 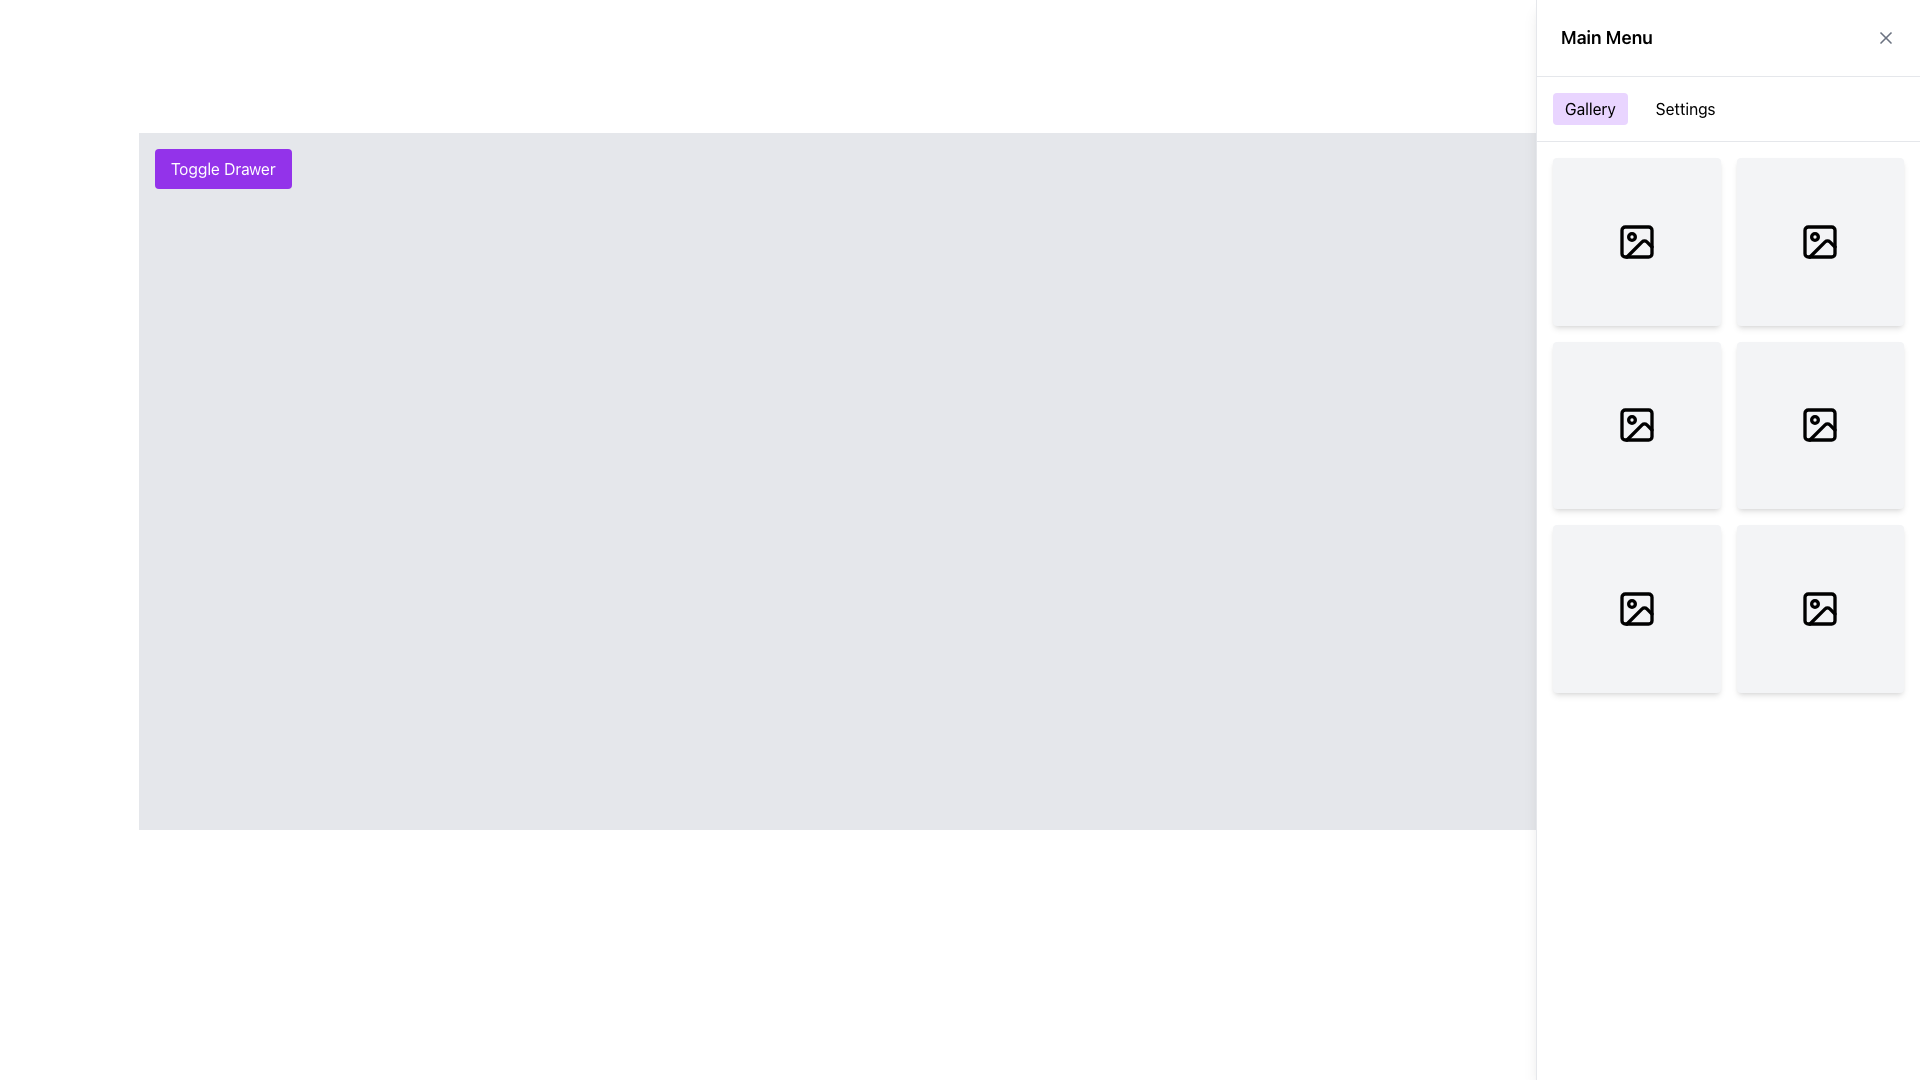 What do you see at coordinates (1589, 108) in the screenshot?
I see `the navigation button located in the header section of the right-side panel, positioned to the left of the 'Settings' button` at bounding box center [1589, 108].